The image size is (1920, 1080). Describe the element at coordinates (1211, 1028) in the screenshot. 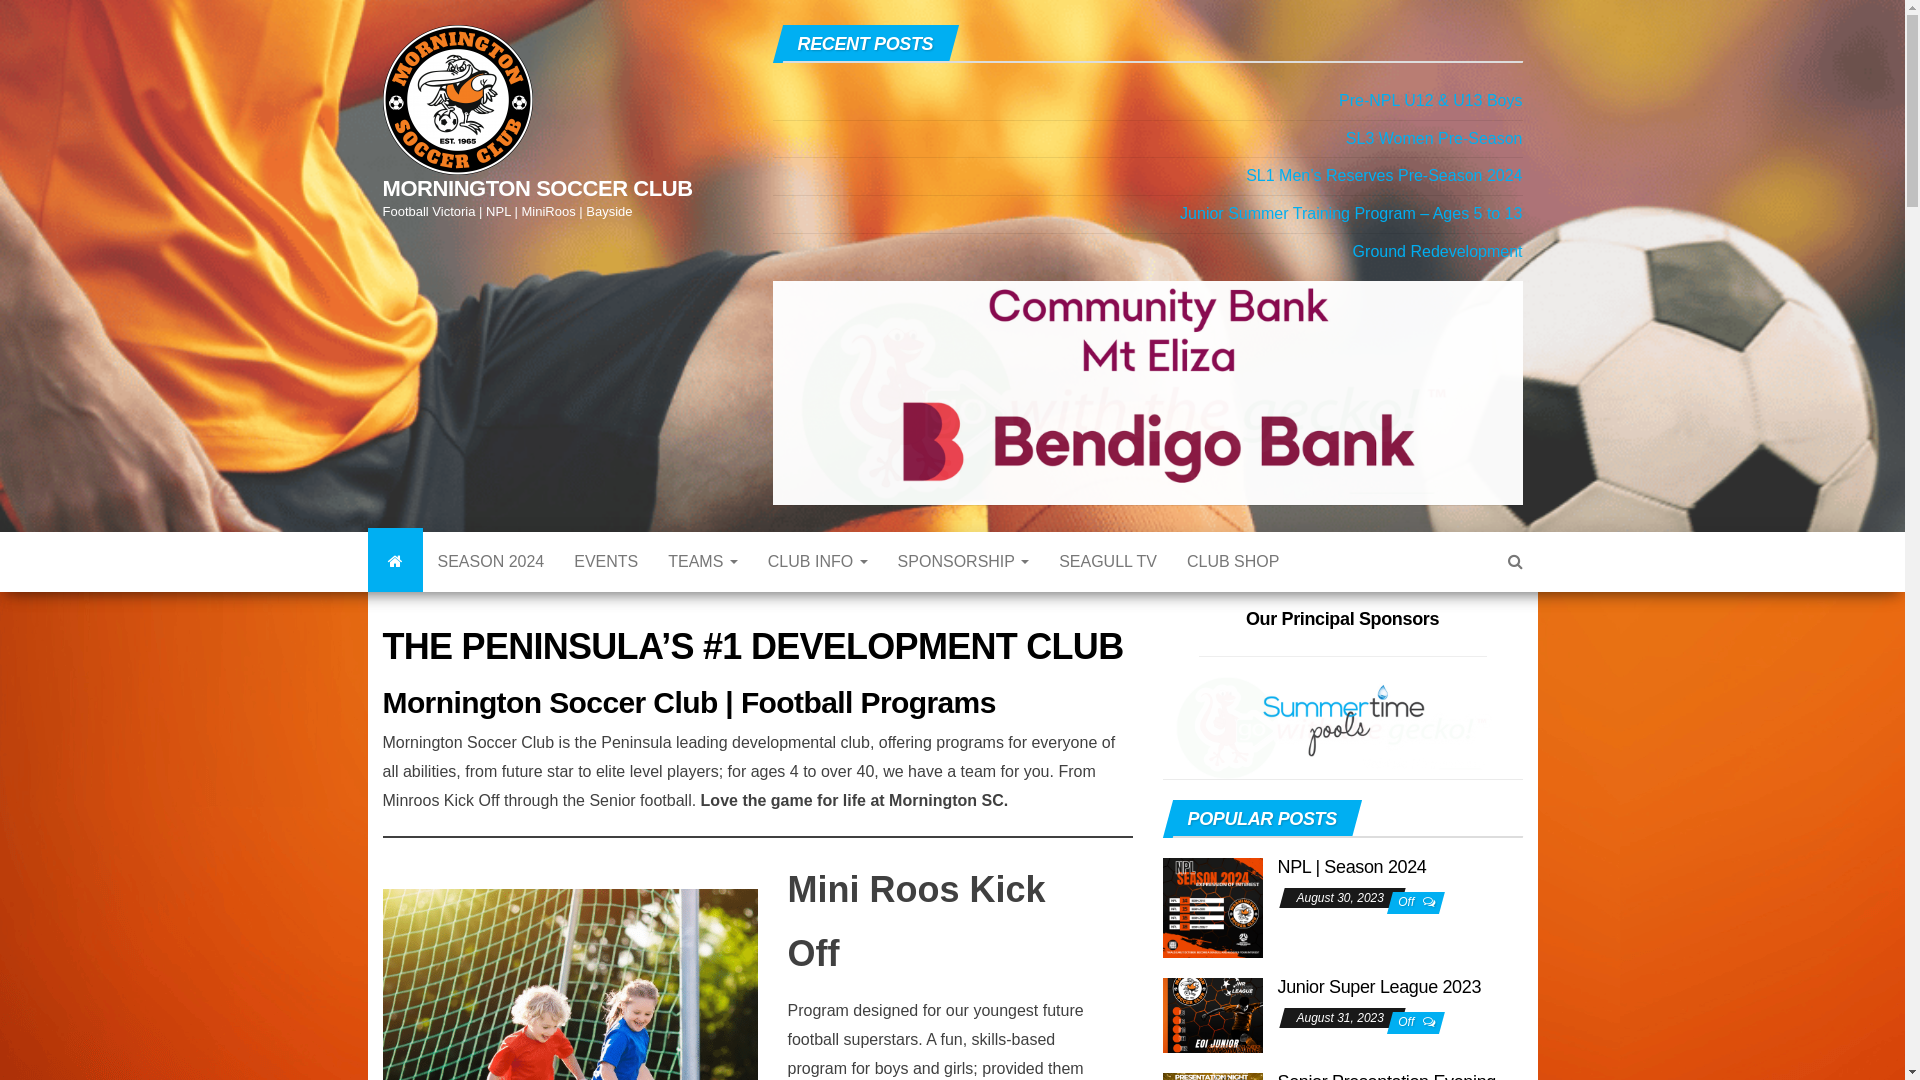

I see `'Junior Super League 2023'` at that location.